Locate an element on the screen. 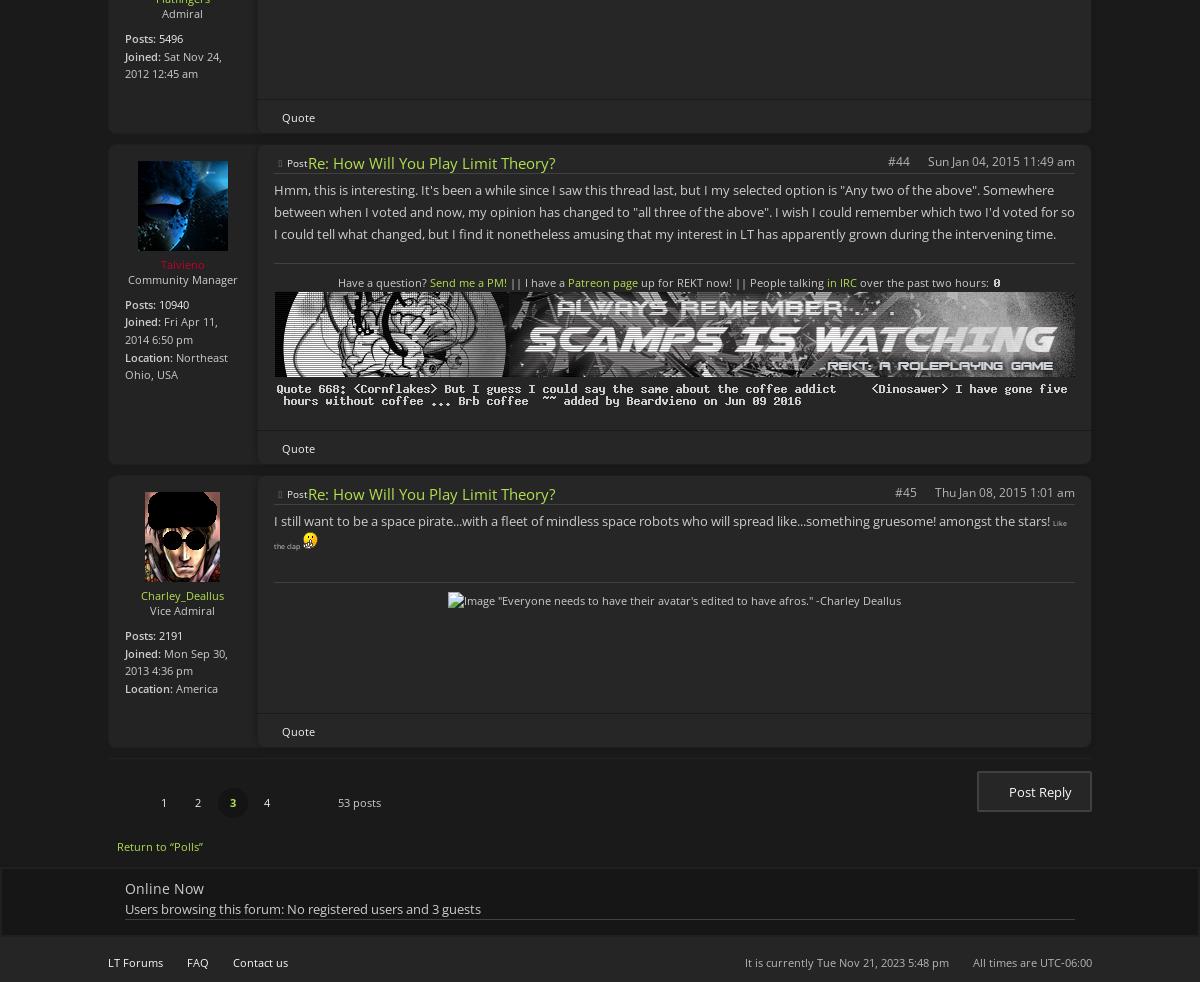 The image size is (1200, 982). 'Return to “Polls”' is located at coordinates (158, 846).